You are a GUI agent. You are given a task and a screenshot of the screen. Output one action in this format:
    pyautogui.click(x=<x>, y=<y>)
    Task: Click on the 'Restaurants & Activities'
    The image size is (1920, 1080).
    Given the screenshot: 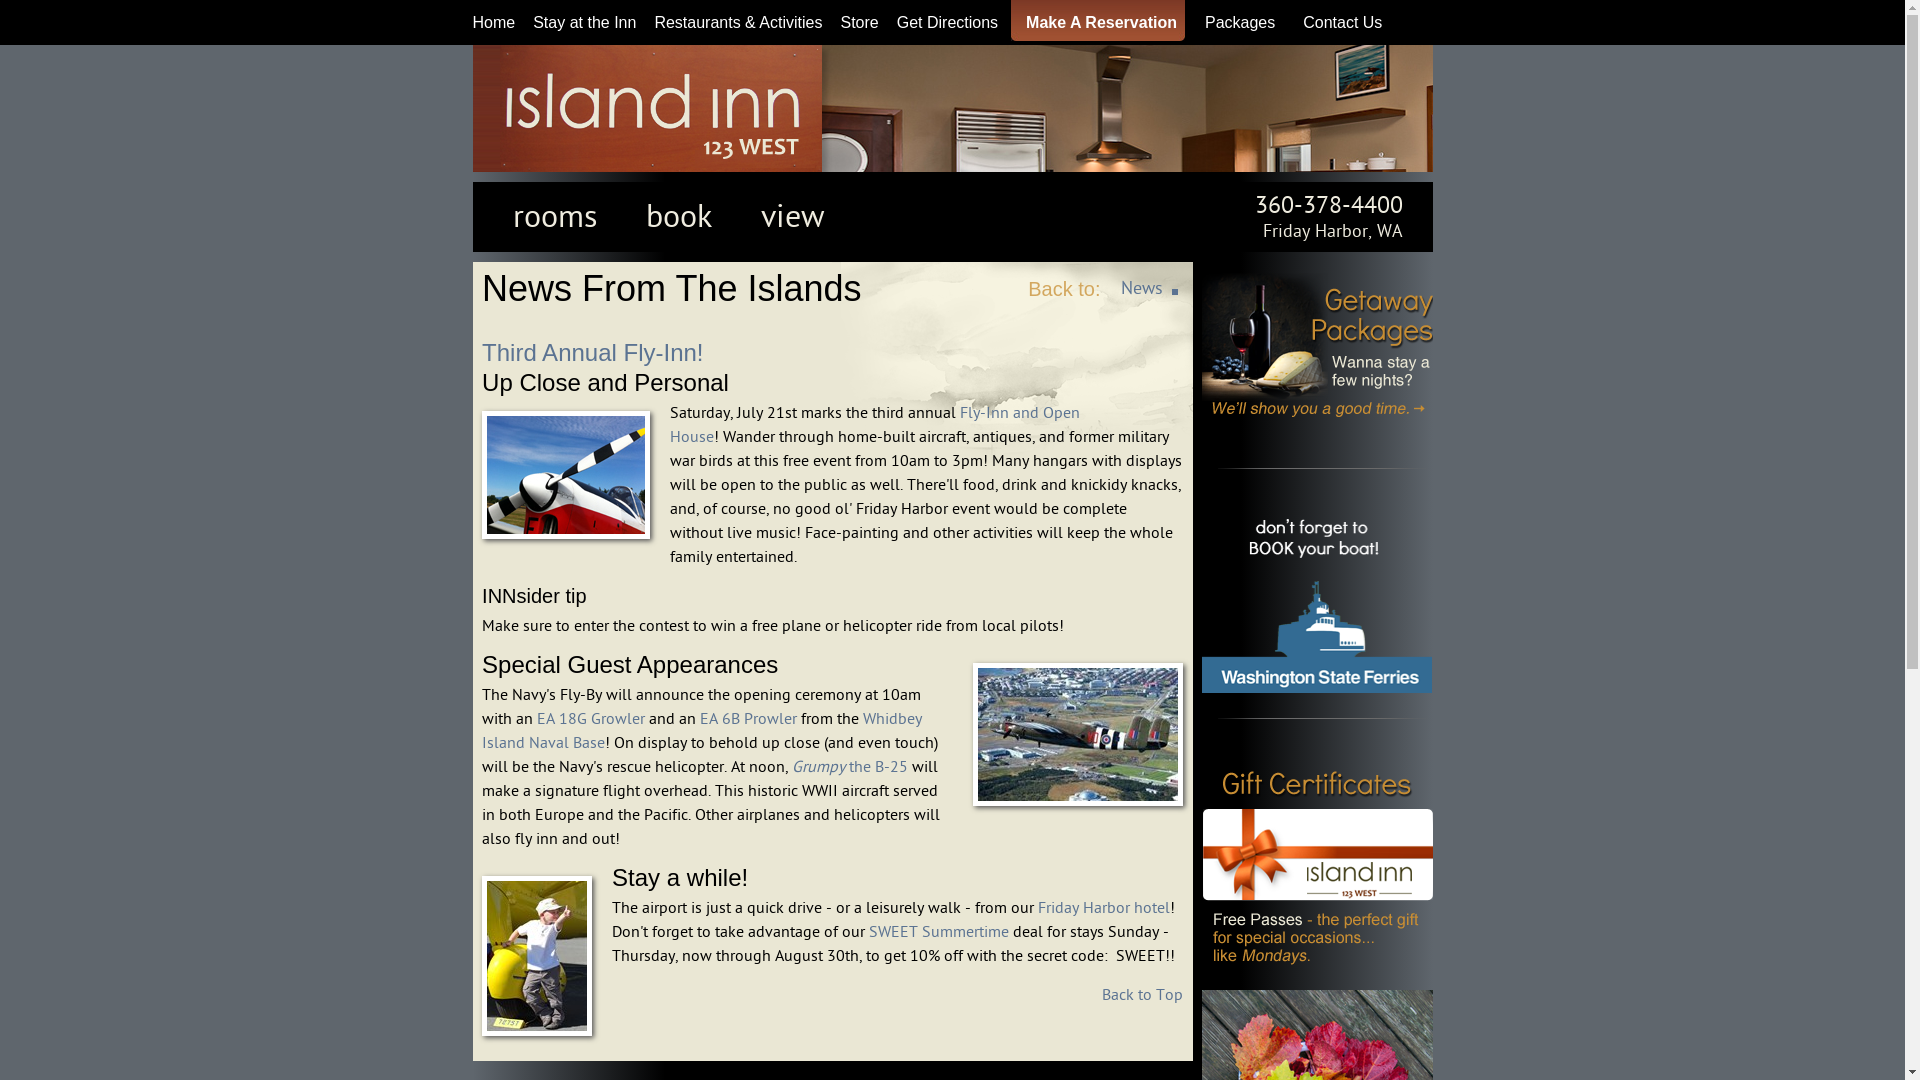 What is the action you would take?
    pyautogui.click(x=653, y=22)
    